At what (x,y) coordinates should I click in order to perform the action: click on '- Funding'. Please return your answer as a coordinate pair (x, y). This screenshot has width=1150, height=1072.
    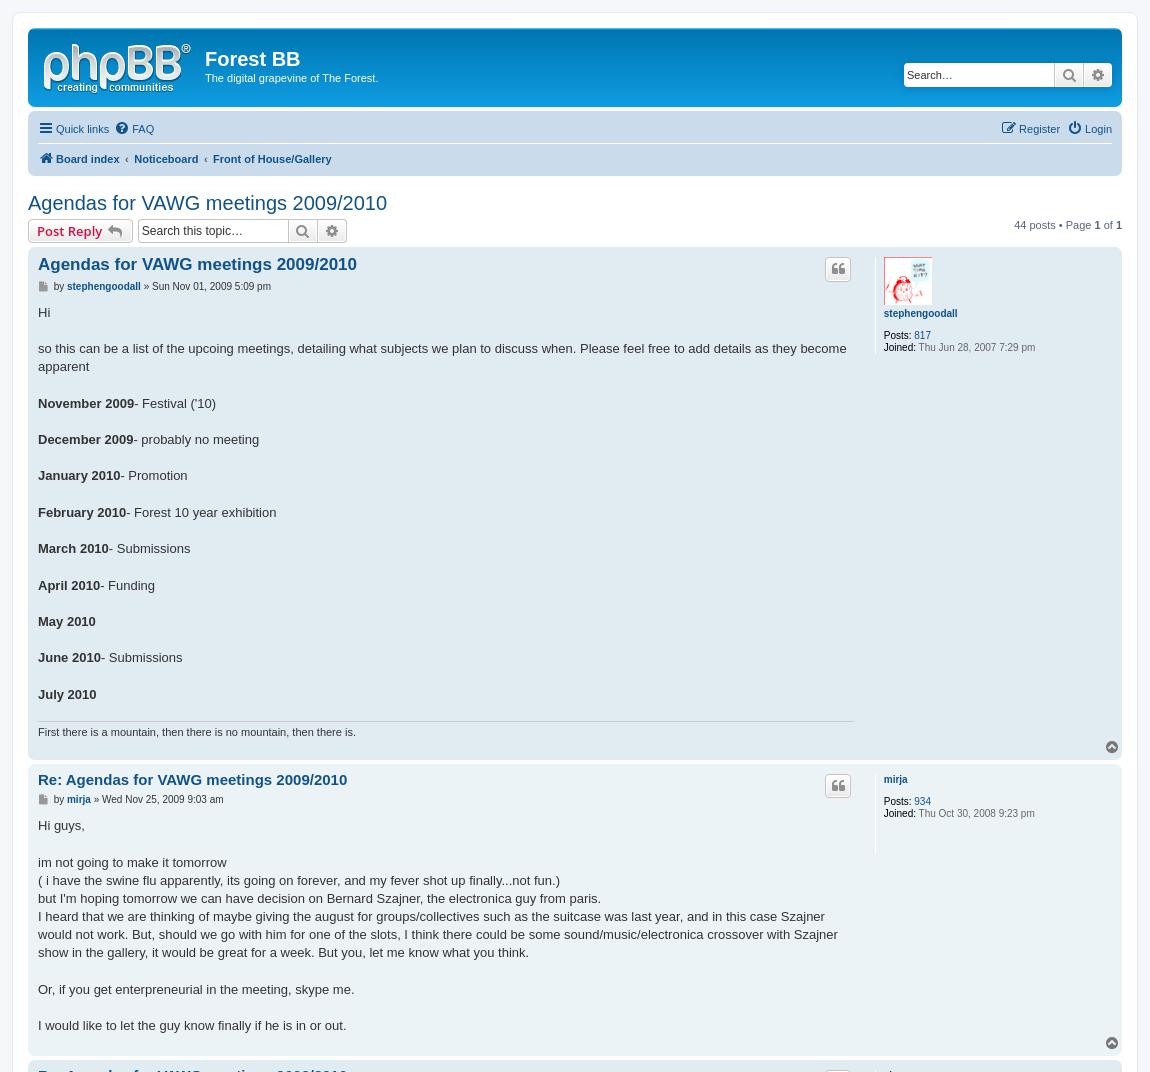
    Looking at the image, I should click on (126, 583).